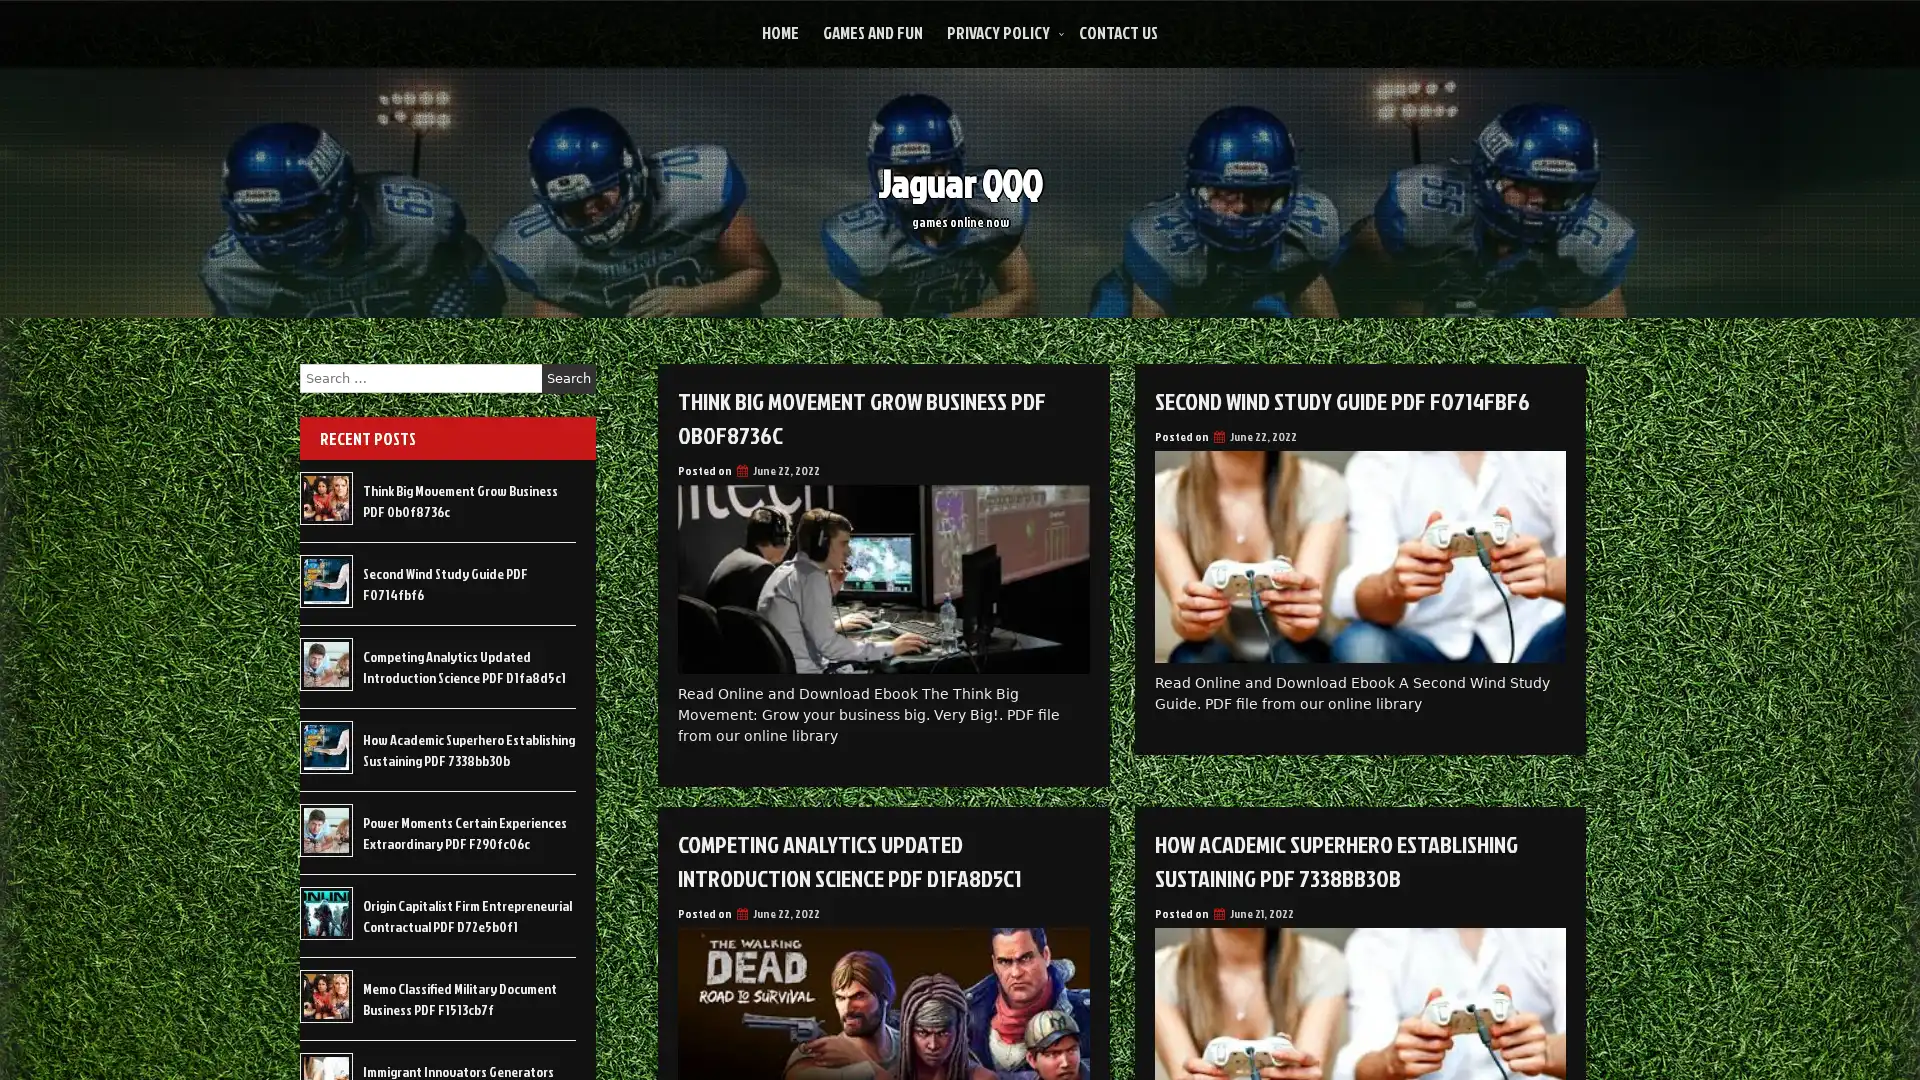 This screenshot has width=1920, height=1080. Describe the element at coordinates (568, 378) in the screenshot. I see `Search` at that location.